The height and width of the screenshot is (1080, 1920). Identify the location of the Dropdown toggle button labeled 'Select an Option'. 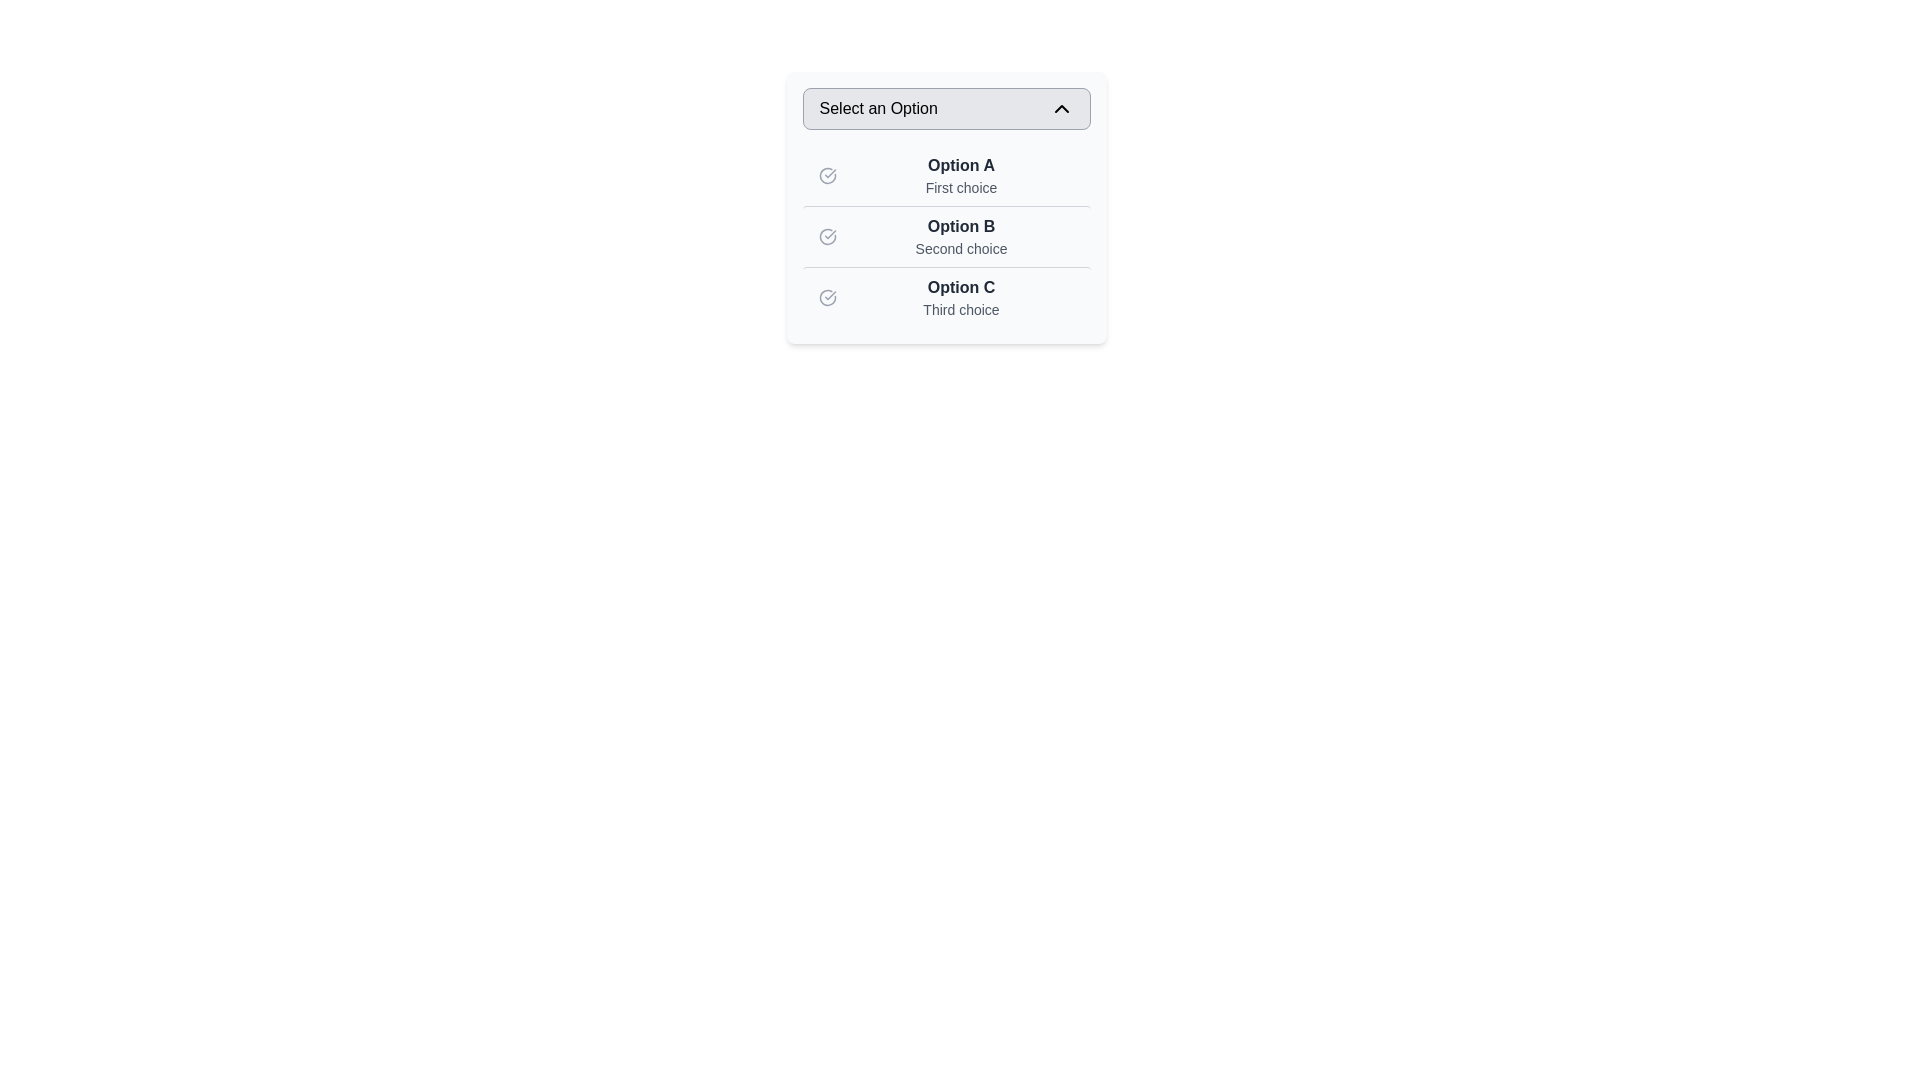
(945, 108).